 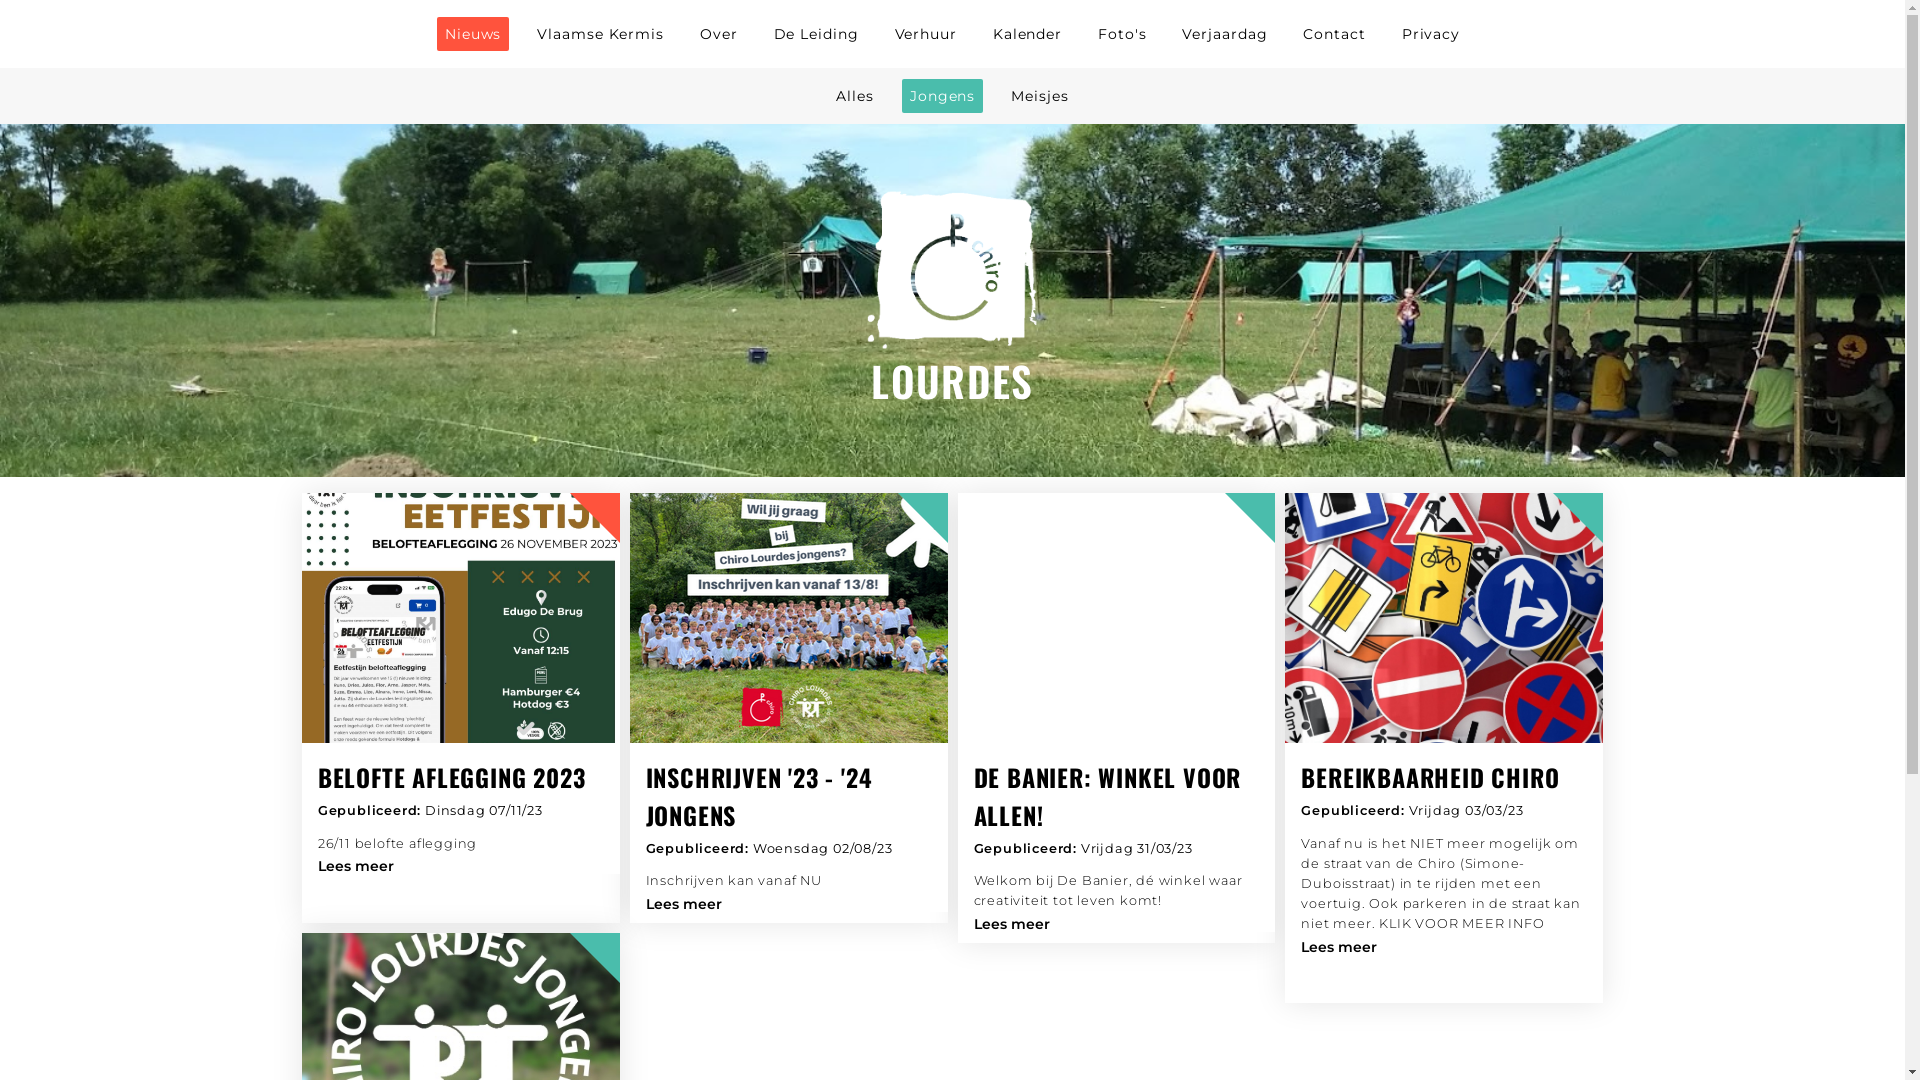 I want to click on 'De Leiding', so click(x=816, y=34).